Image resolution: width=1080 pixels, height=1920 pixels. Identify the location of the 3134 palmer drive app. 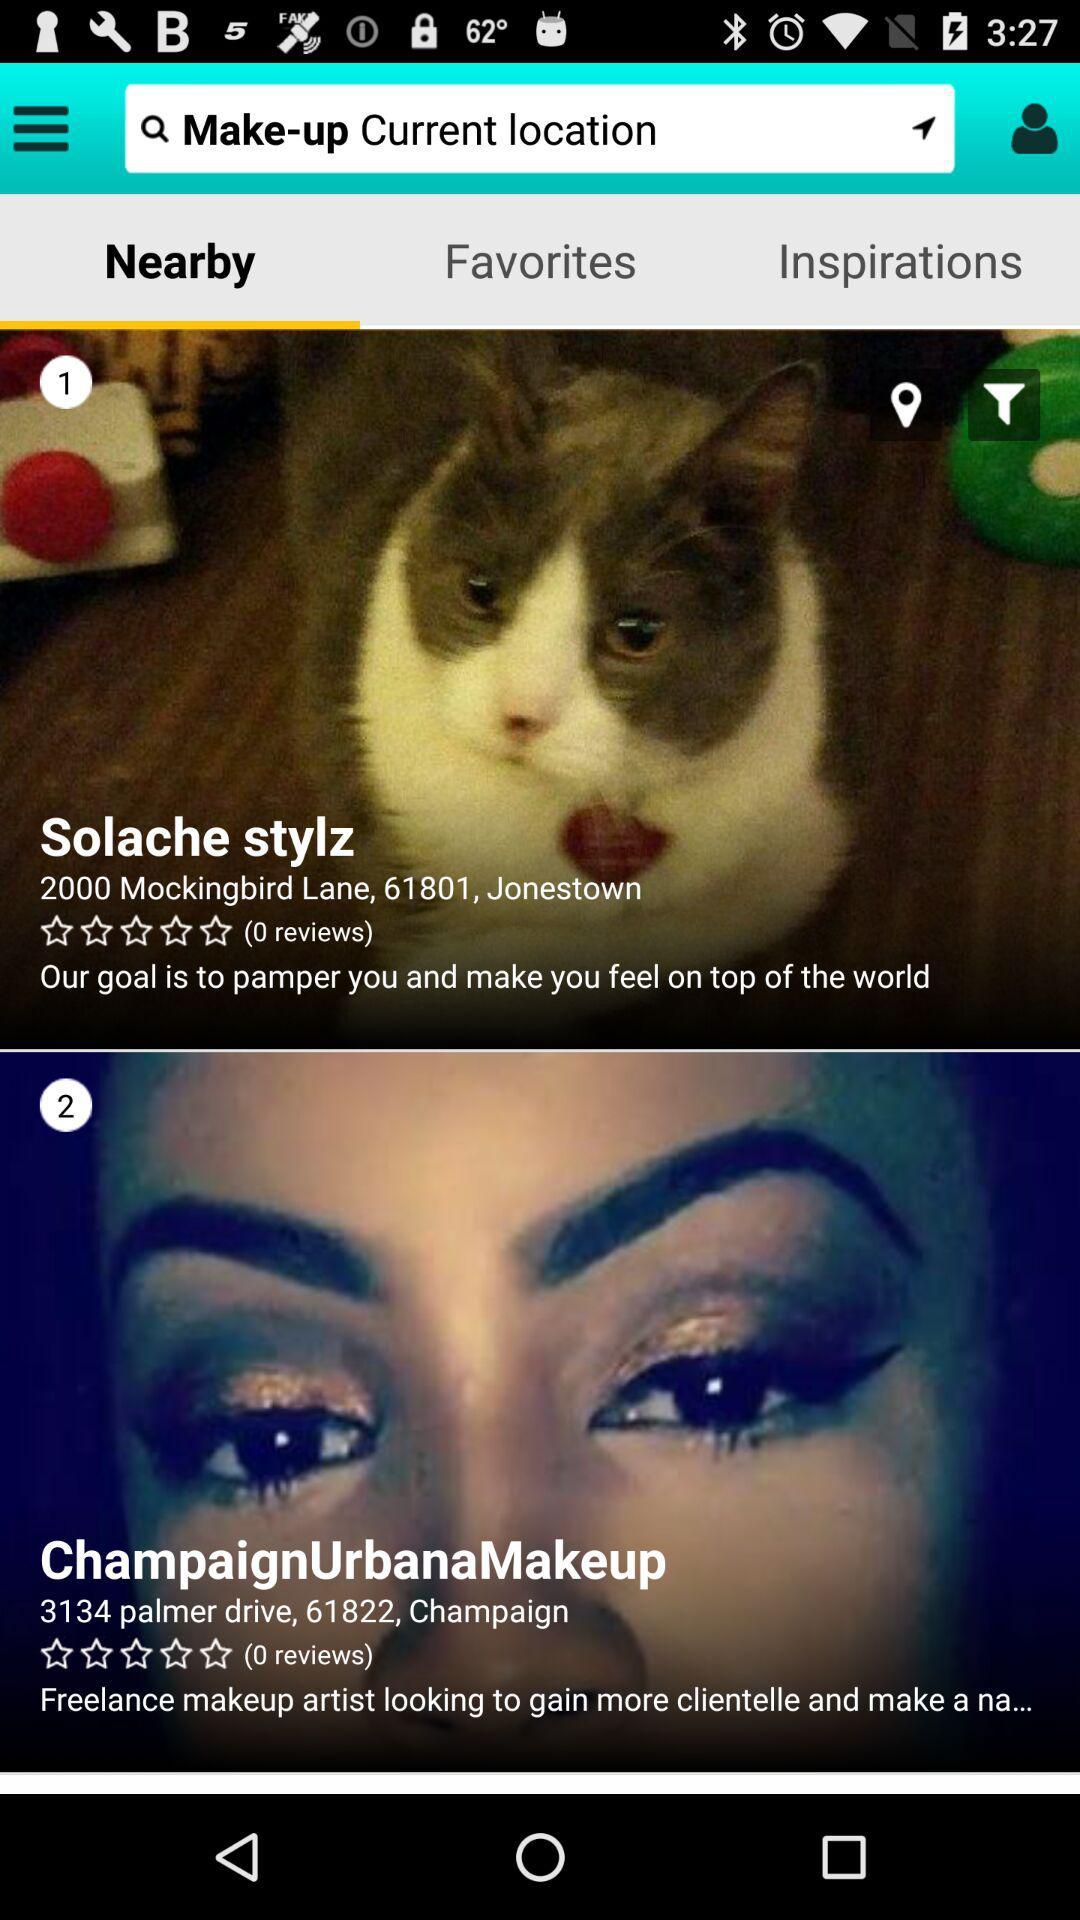
(540, 1609).